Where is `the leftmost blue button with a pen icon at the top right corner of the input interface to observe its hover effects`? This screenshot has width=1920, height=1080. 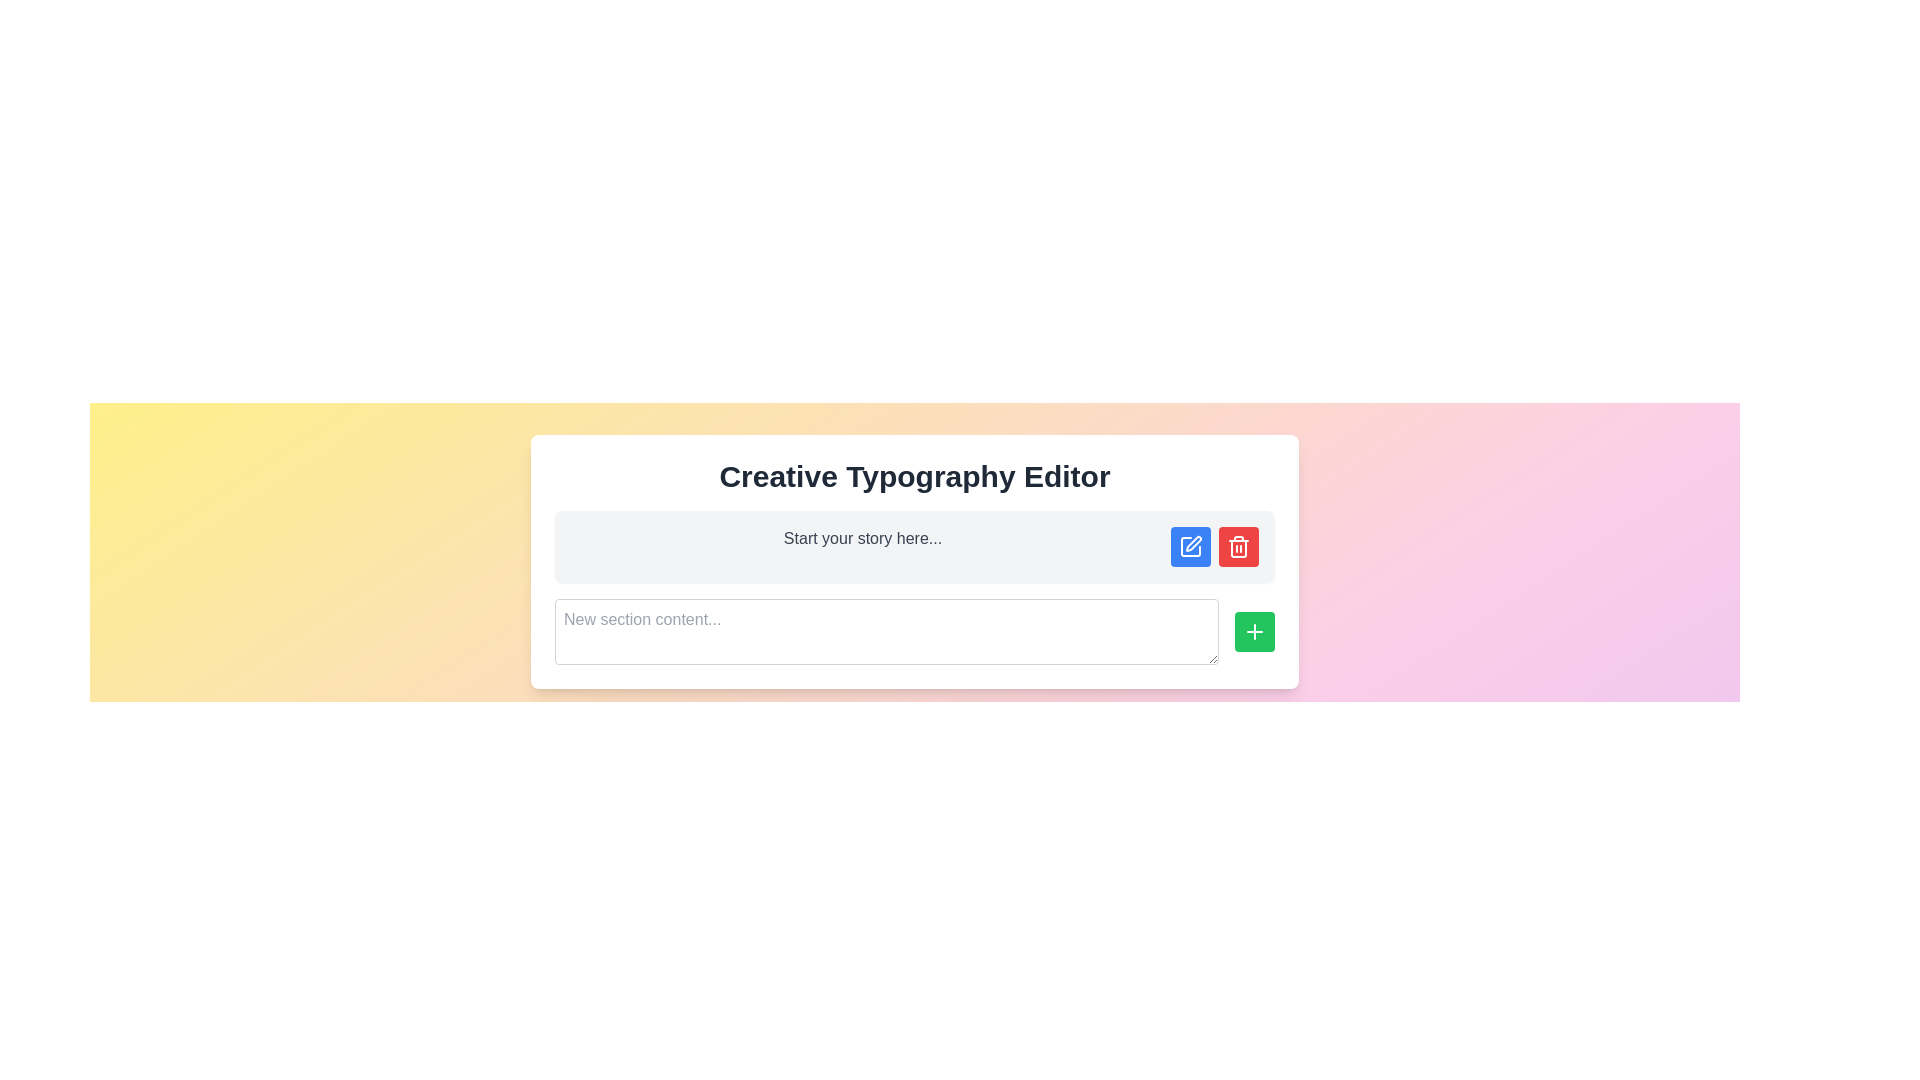 the leftmost blue button with a pen icon at the top right corner of the input interface to observe its hover effects is located at coordinates (1190, 547).